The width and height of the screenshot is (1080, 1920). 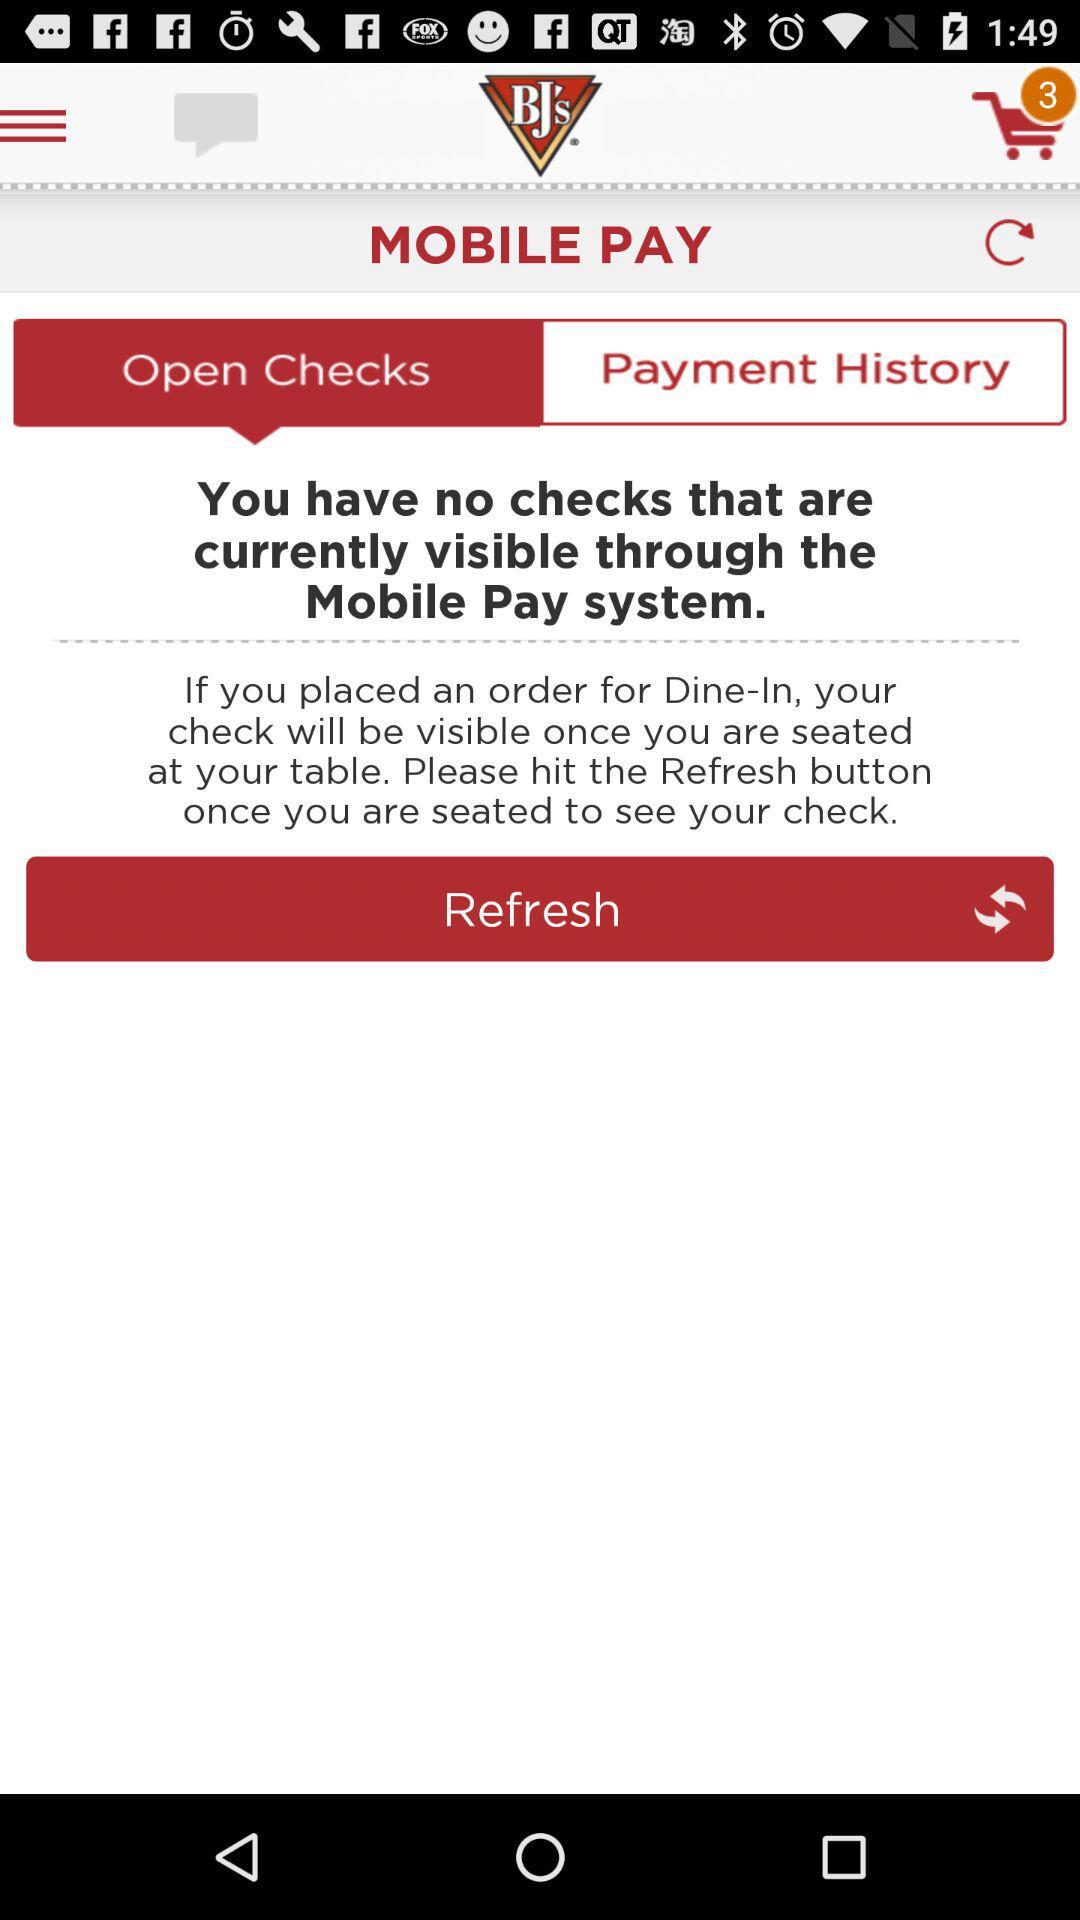 I want to click on checks, so click(x=276, y=381).